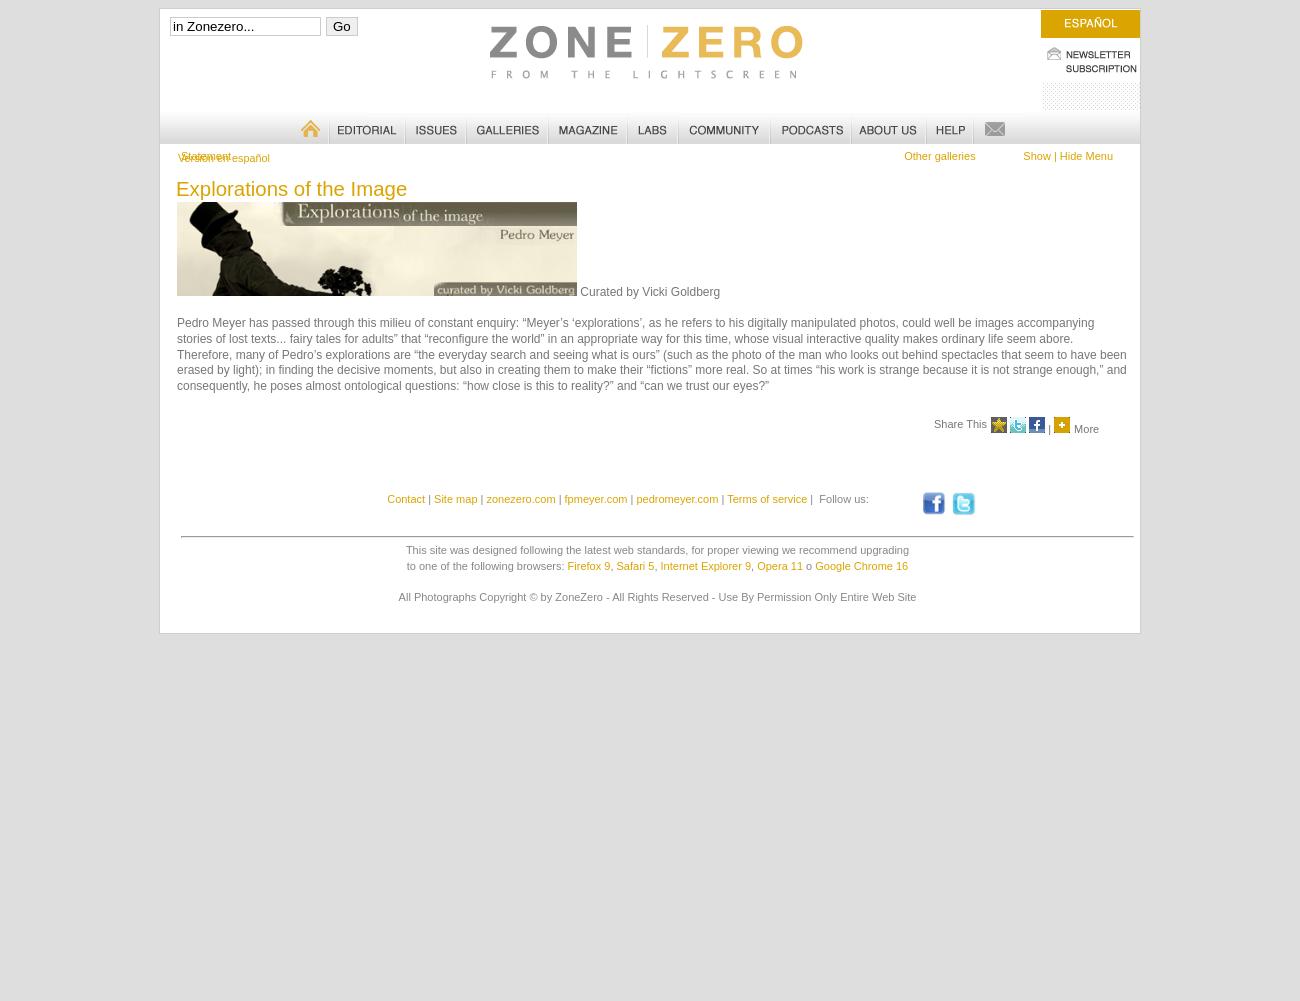 The image size is (1300, 1001). I want to click on 'Terms of service', so click(766, 498).